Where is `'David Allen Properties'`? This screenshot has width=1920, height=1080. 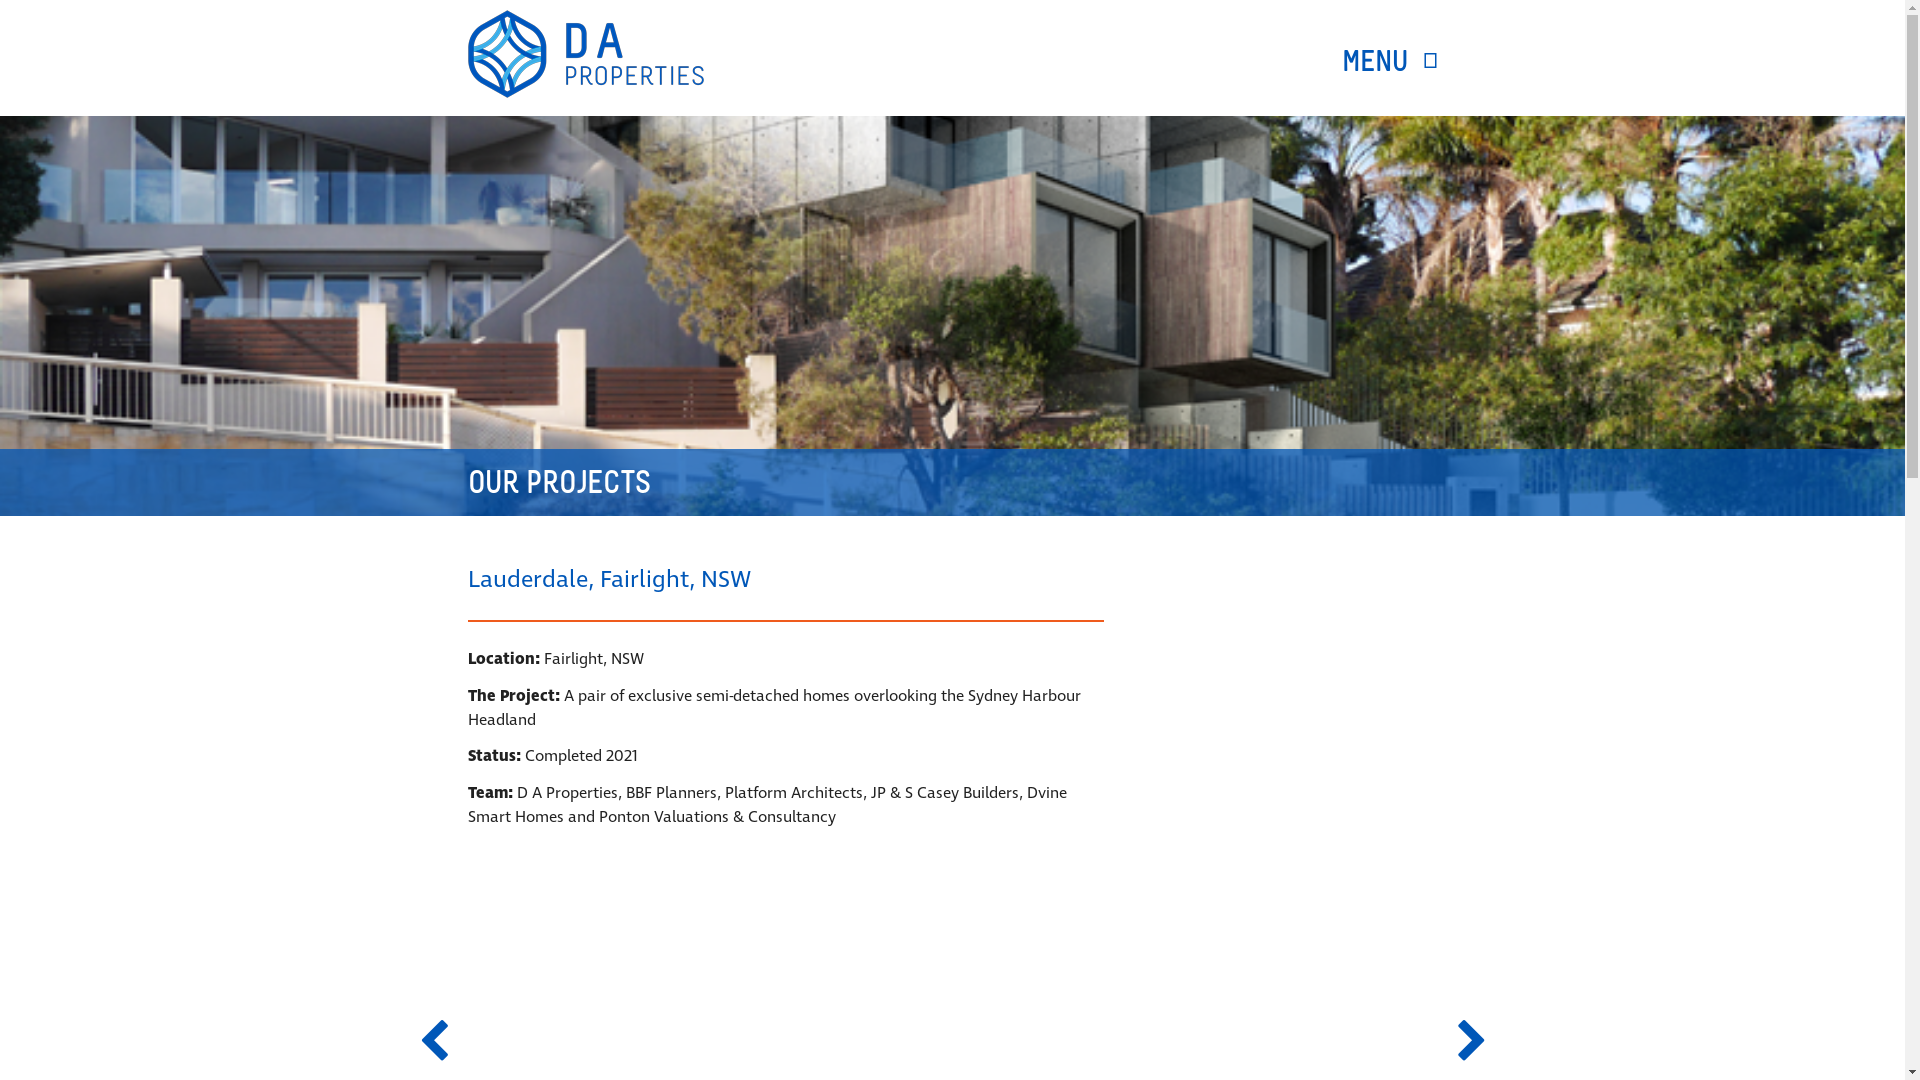
'David Allen Properties' is located at coordinates (584, 53).